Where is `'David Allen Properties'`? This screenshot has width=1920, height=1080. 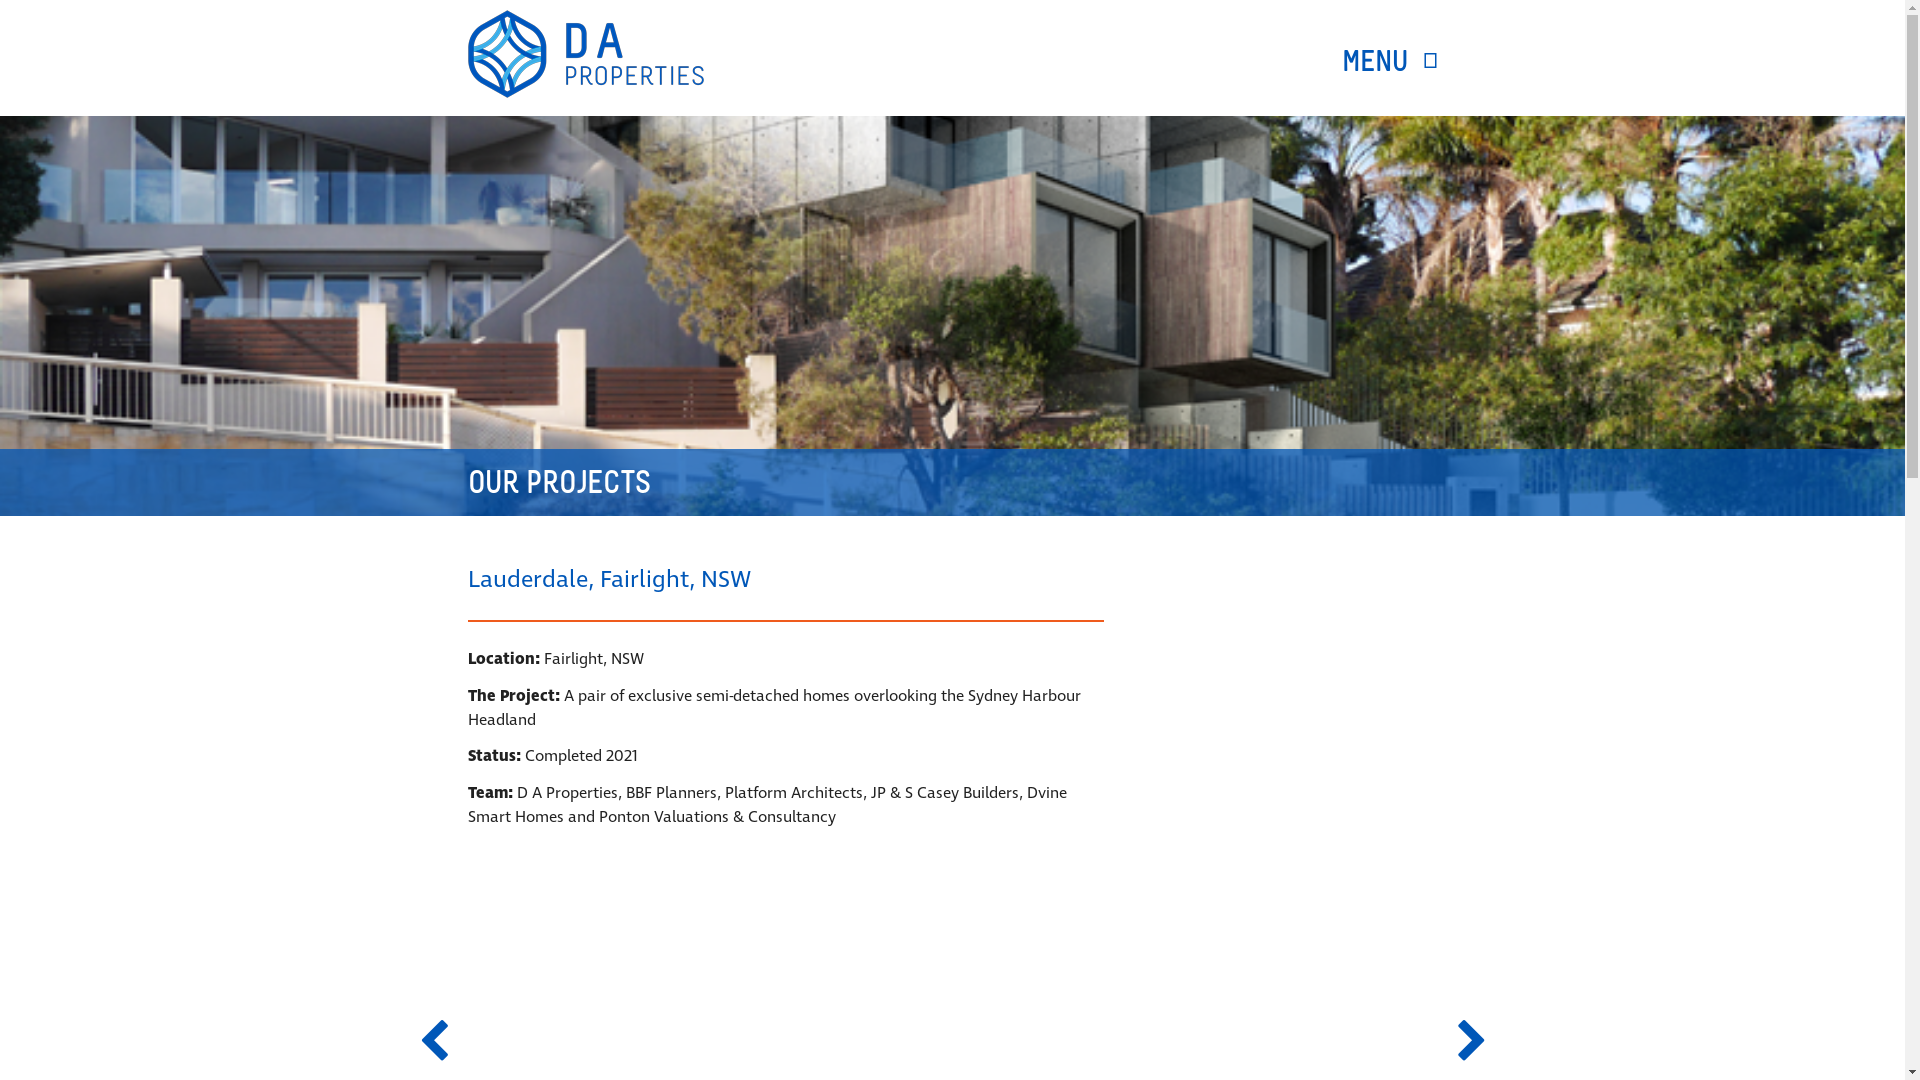
'David Allen Properties' is located at coordinates (584, 53).